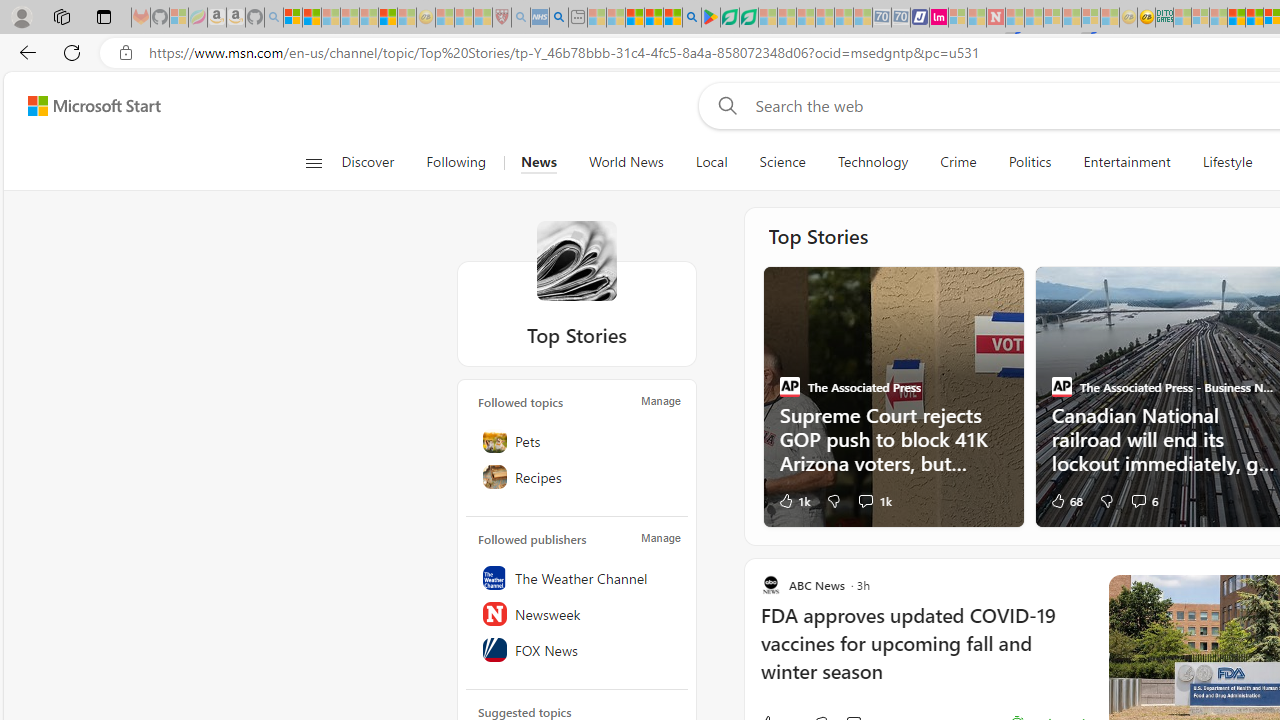  Describe the element at coordinates (576, 612) in the screenshot. I see `'Newsweek'` at that location.